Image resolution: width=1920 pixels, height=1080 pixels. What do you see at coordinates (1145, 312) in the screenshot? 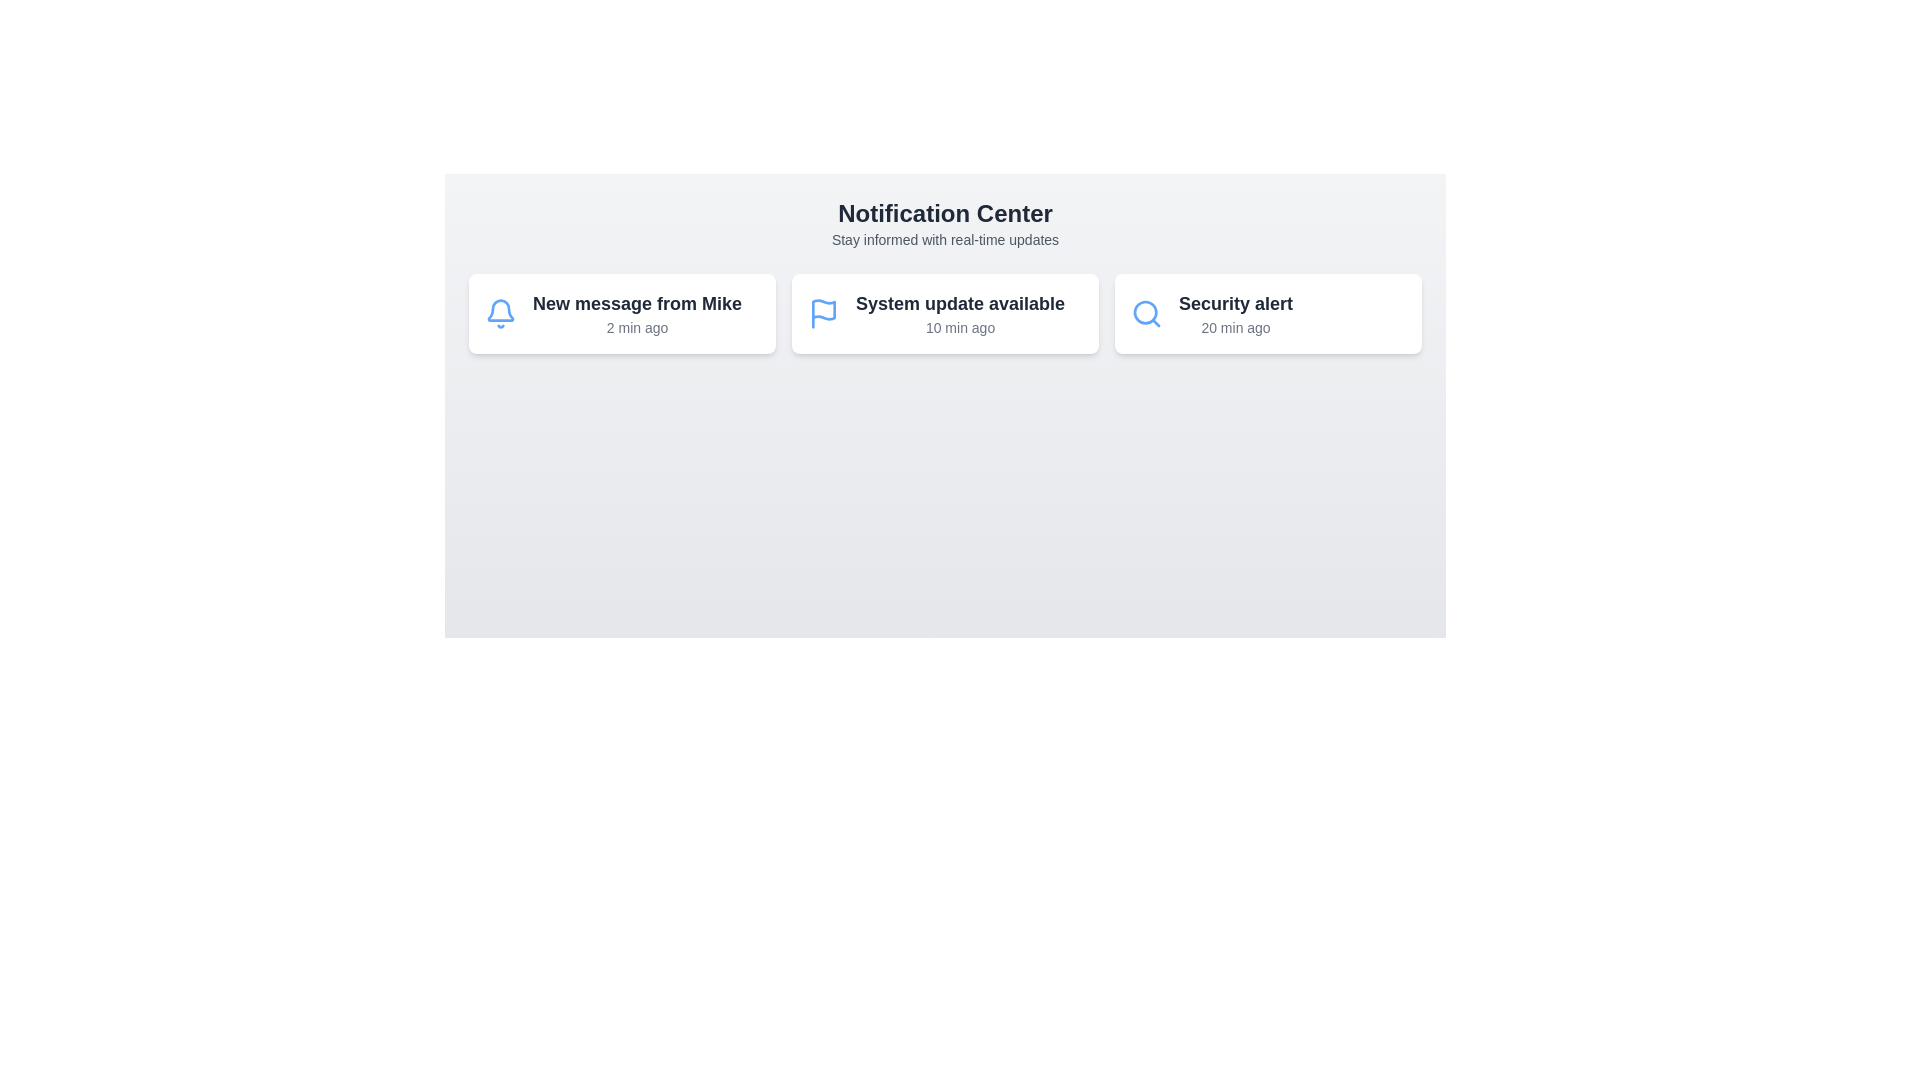
I see `the Decorative SVG circle element that represents the main lens of the magnifying glass, located in the third notification box titled 'Security alert'` at bounding box center [1145, 312].